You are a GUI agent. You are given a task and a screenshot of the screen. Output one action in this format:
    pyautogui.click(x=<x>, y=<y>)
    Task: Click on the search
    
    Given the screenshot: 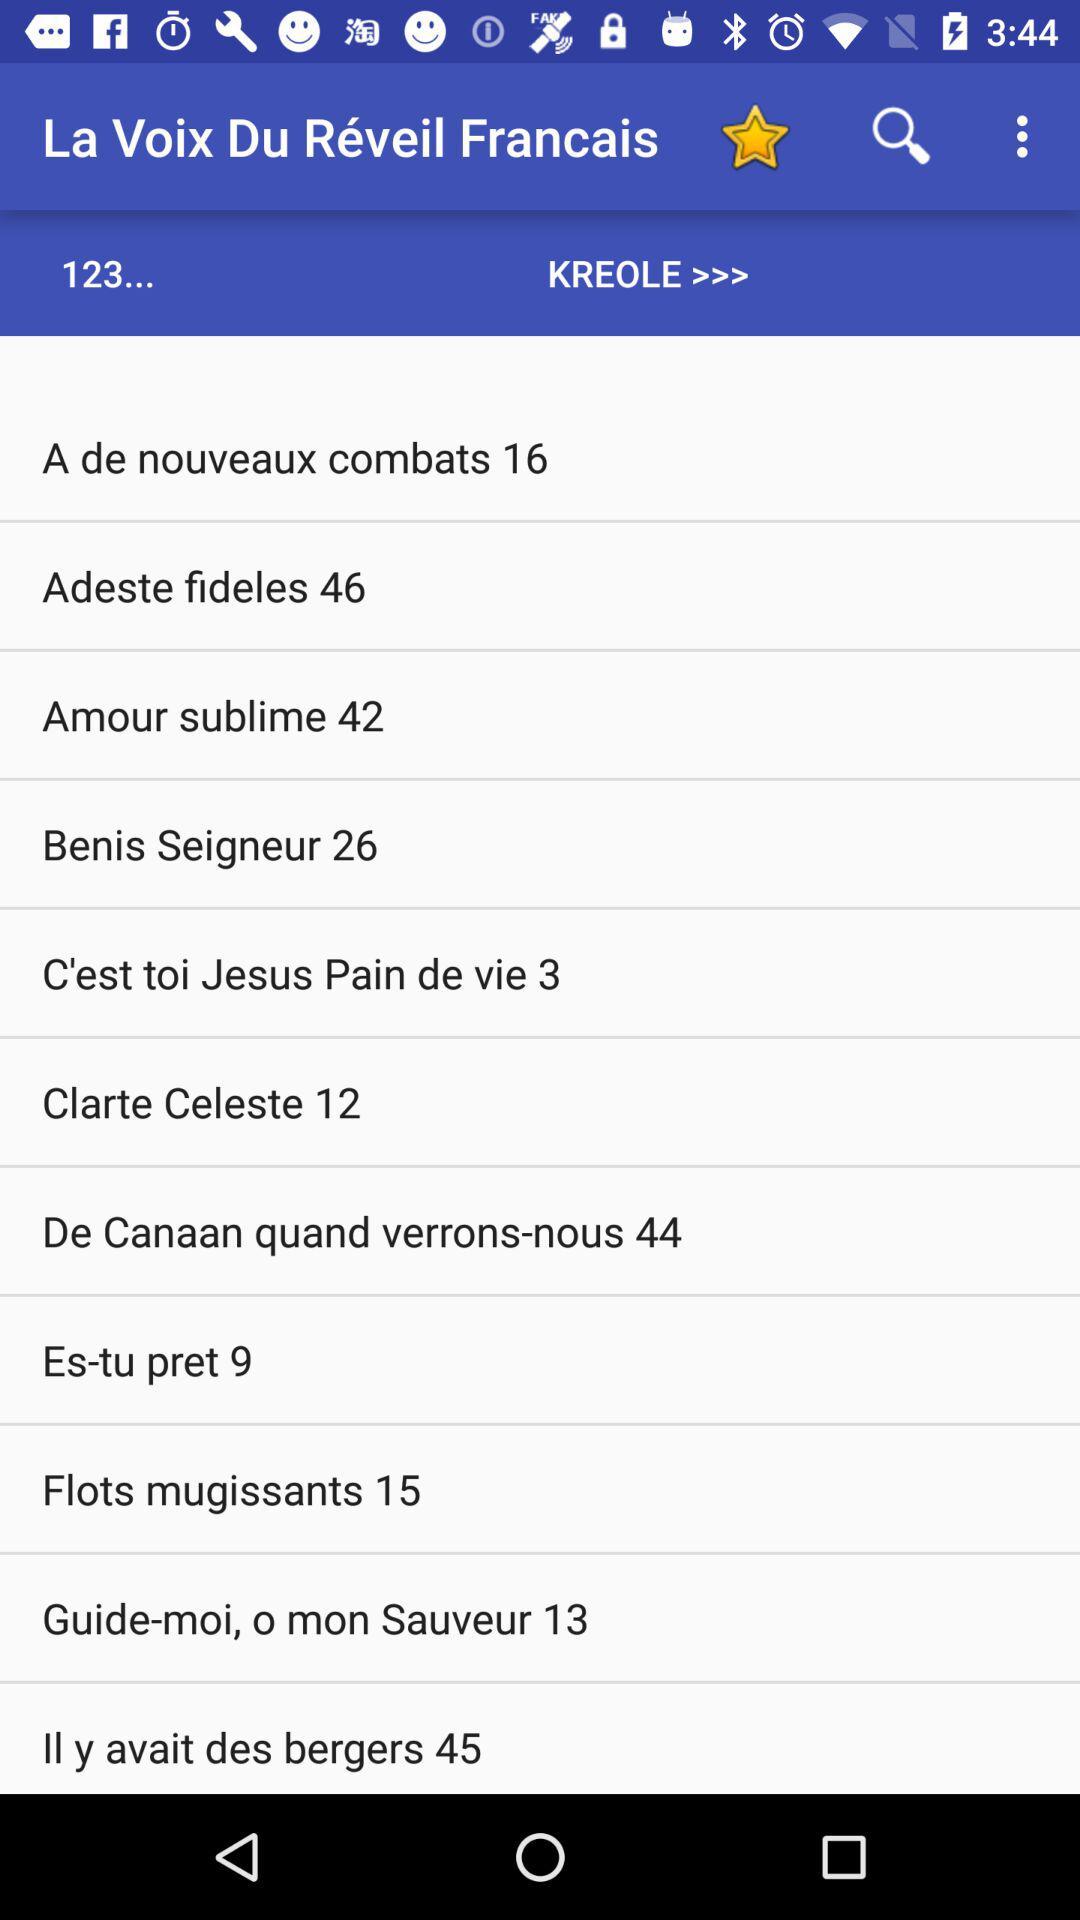 What is the action you would take?
    pyautogui.click(x=901, y=135)
    